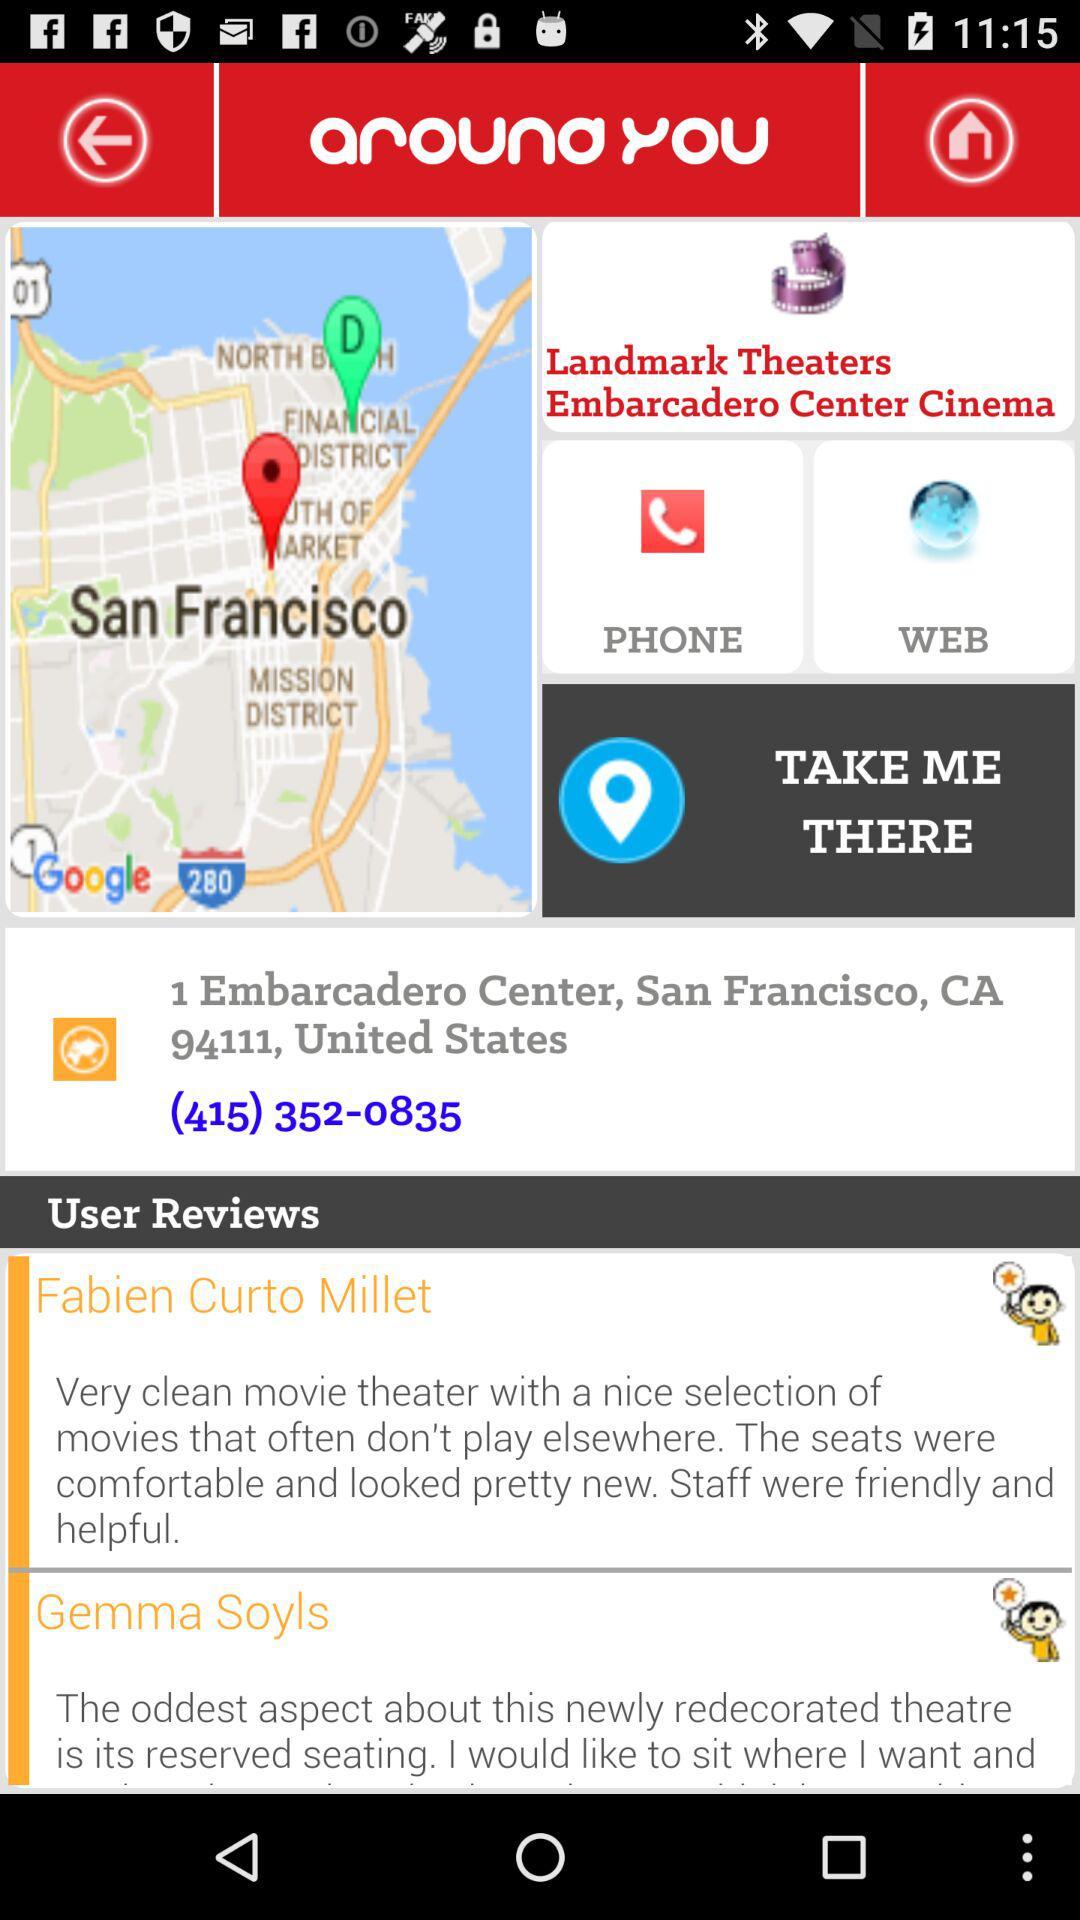 The width and height of the screenshot is (1080, 1920). Describe the element at coordinates (18, 1410) in the screenshot. I see `icon below     user reviews` at that location.